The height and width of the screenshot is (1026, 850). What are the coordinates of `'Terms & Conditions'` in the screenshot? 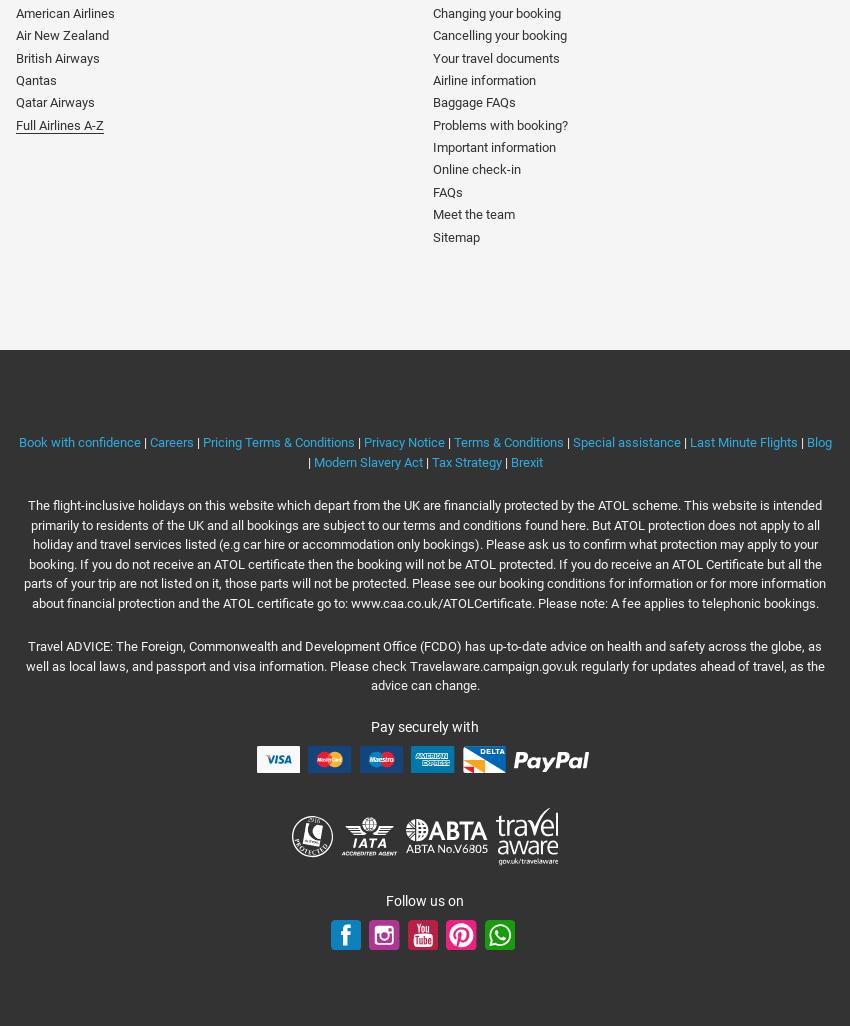 It's located at (507, 442).